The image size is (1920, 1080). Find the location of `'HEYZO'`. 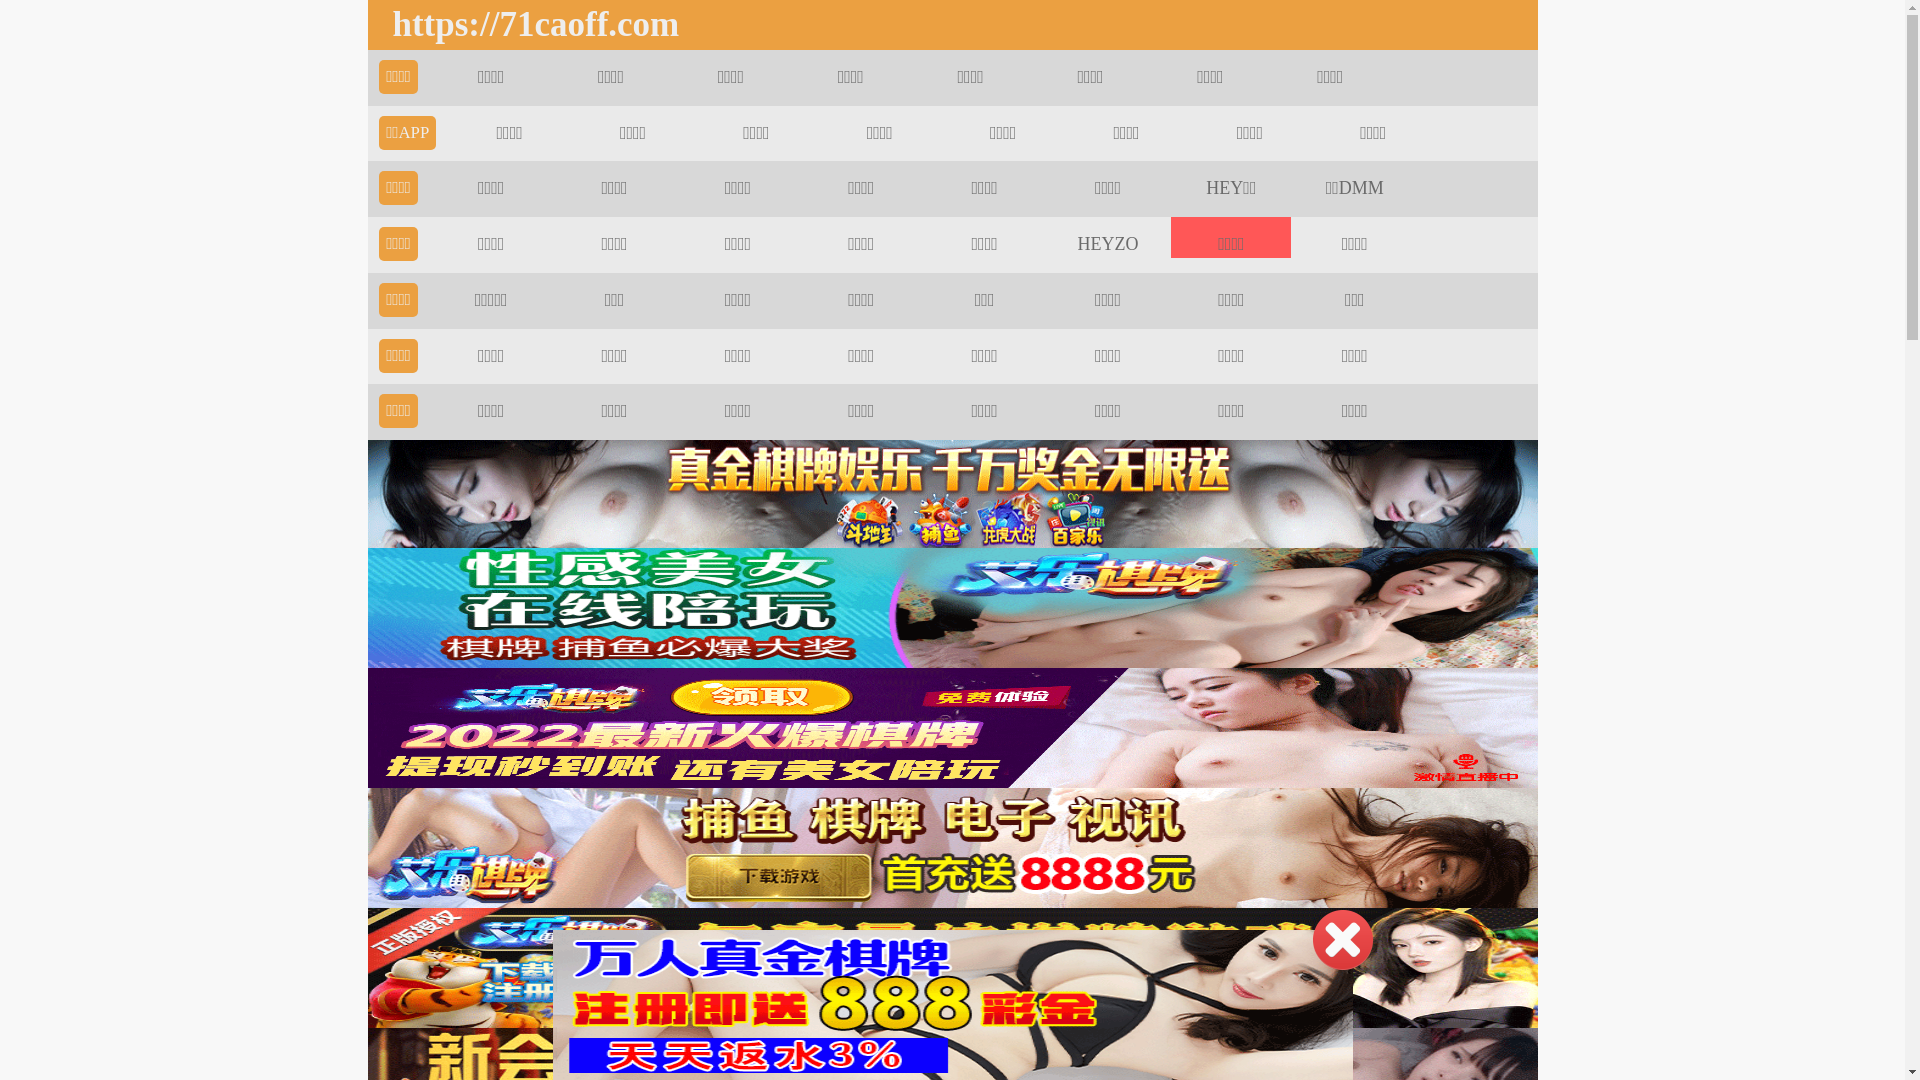

'HEYZO' is located at coordinates (1107, 242).